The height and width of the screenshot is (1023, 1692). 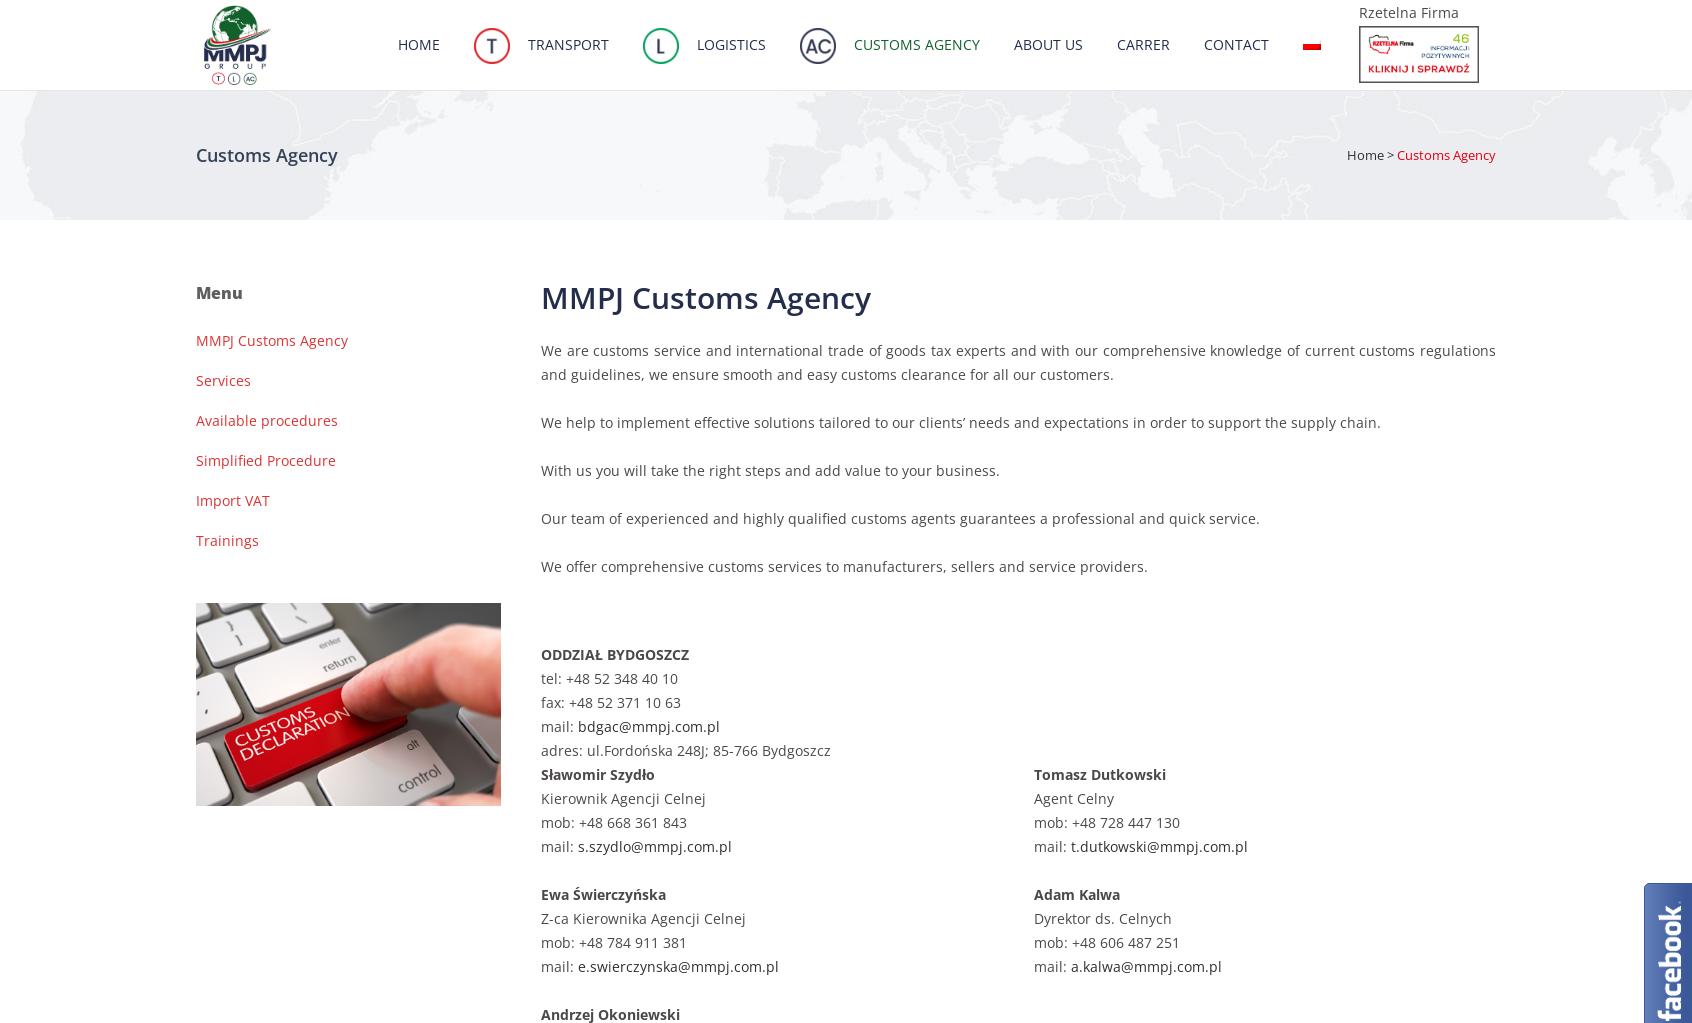 What do you see at coordinates (654, 845) in the screenshot?
I see `'s.szydlo@mmpj.com.pl'` at bounding box center [654, 845].